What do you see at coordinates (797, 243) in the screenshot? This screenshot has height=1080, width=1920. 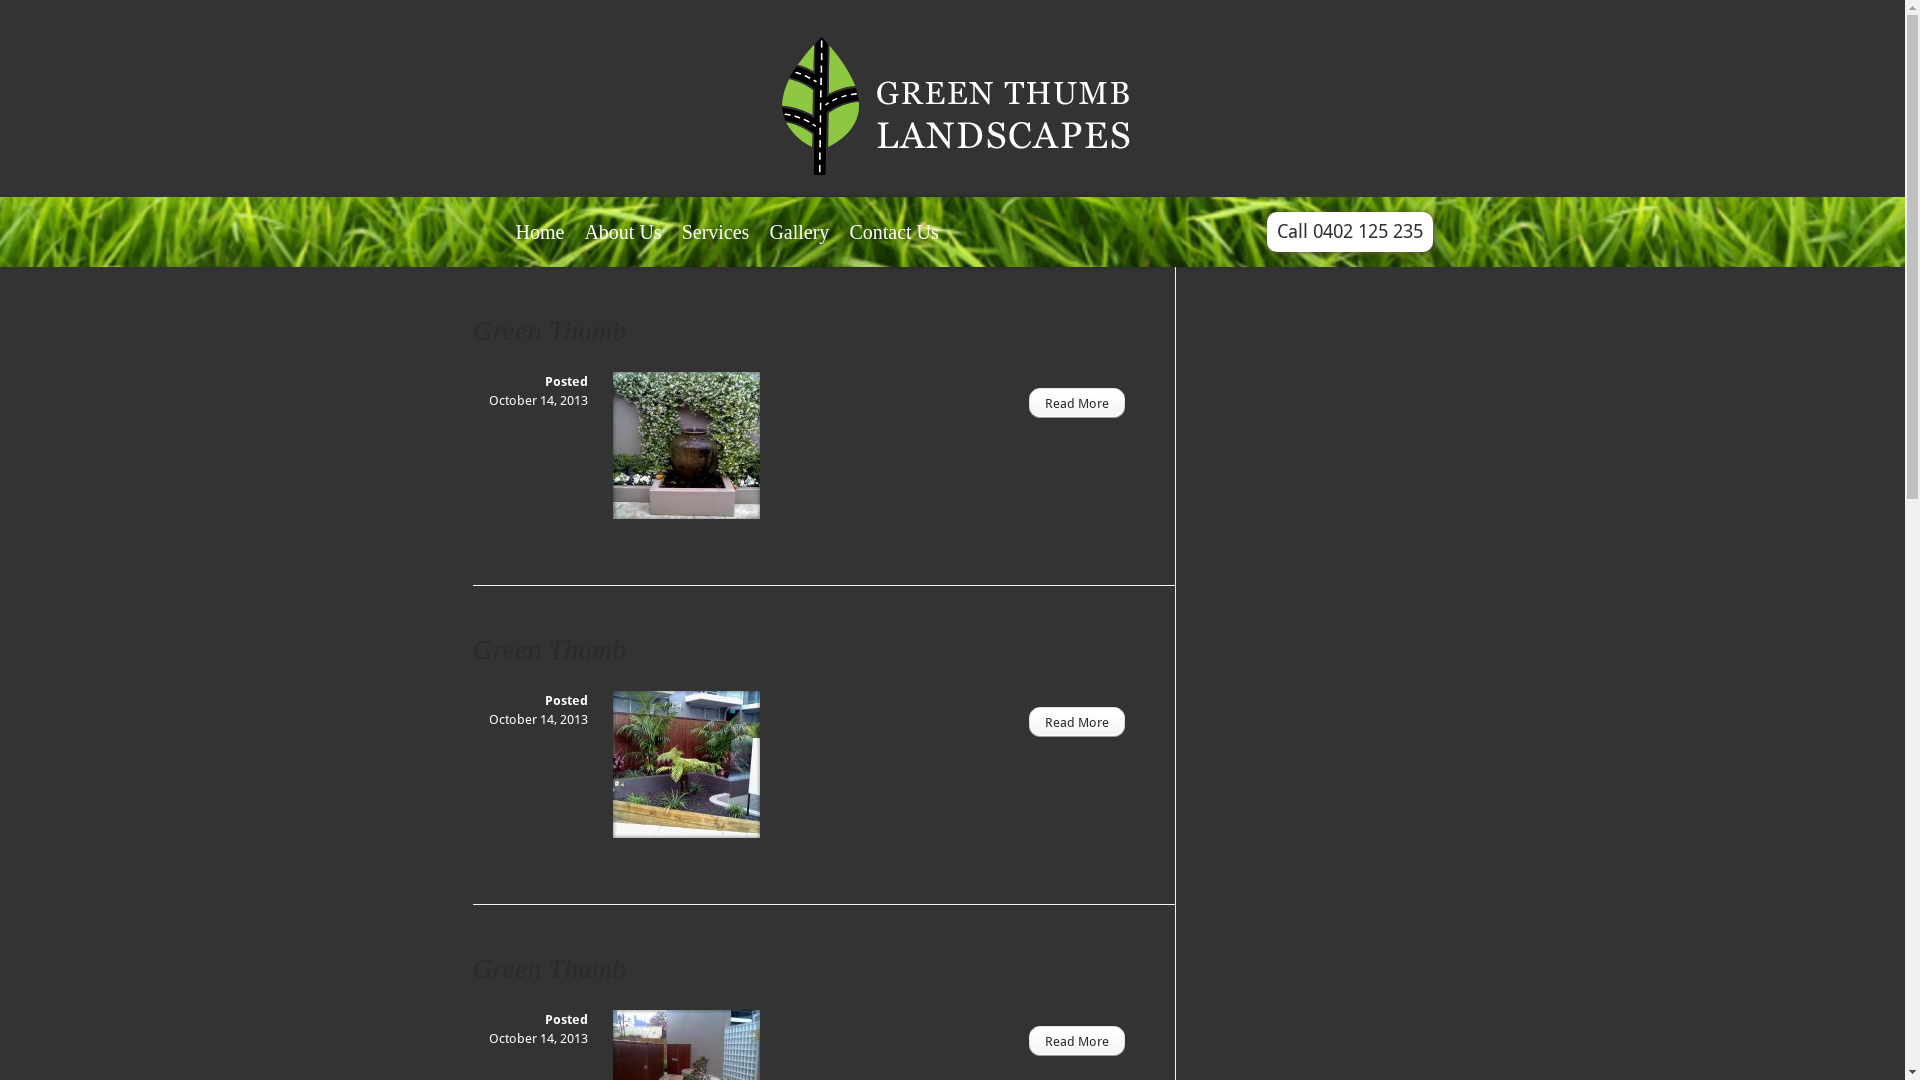 I see `'Gallery'` at bounding box center [797, 243].